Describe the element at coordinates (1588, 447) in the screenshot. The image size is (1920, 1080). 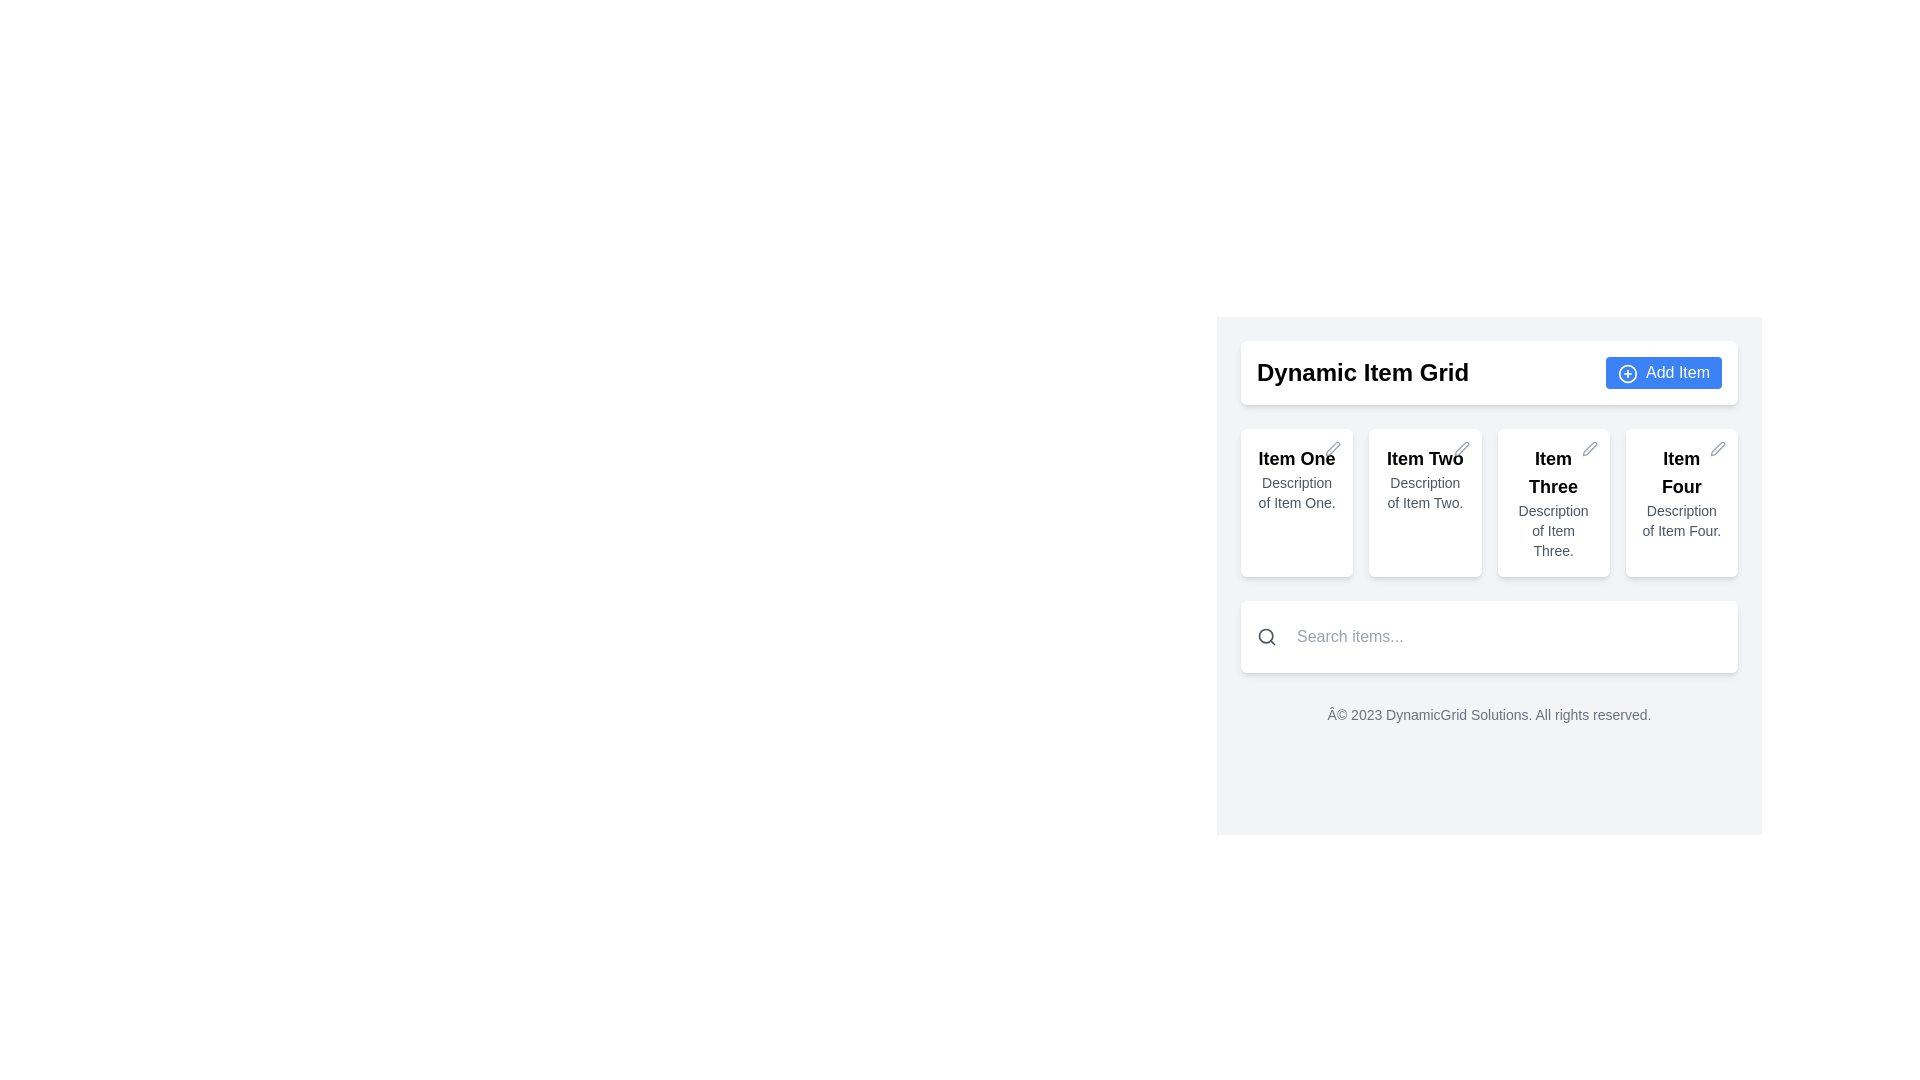
I see `the icon button with an editing pen design located at the top-right corner of the 'Item Three' card` at that location.